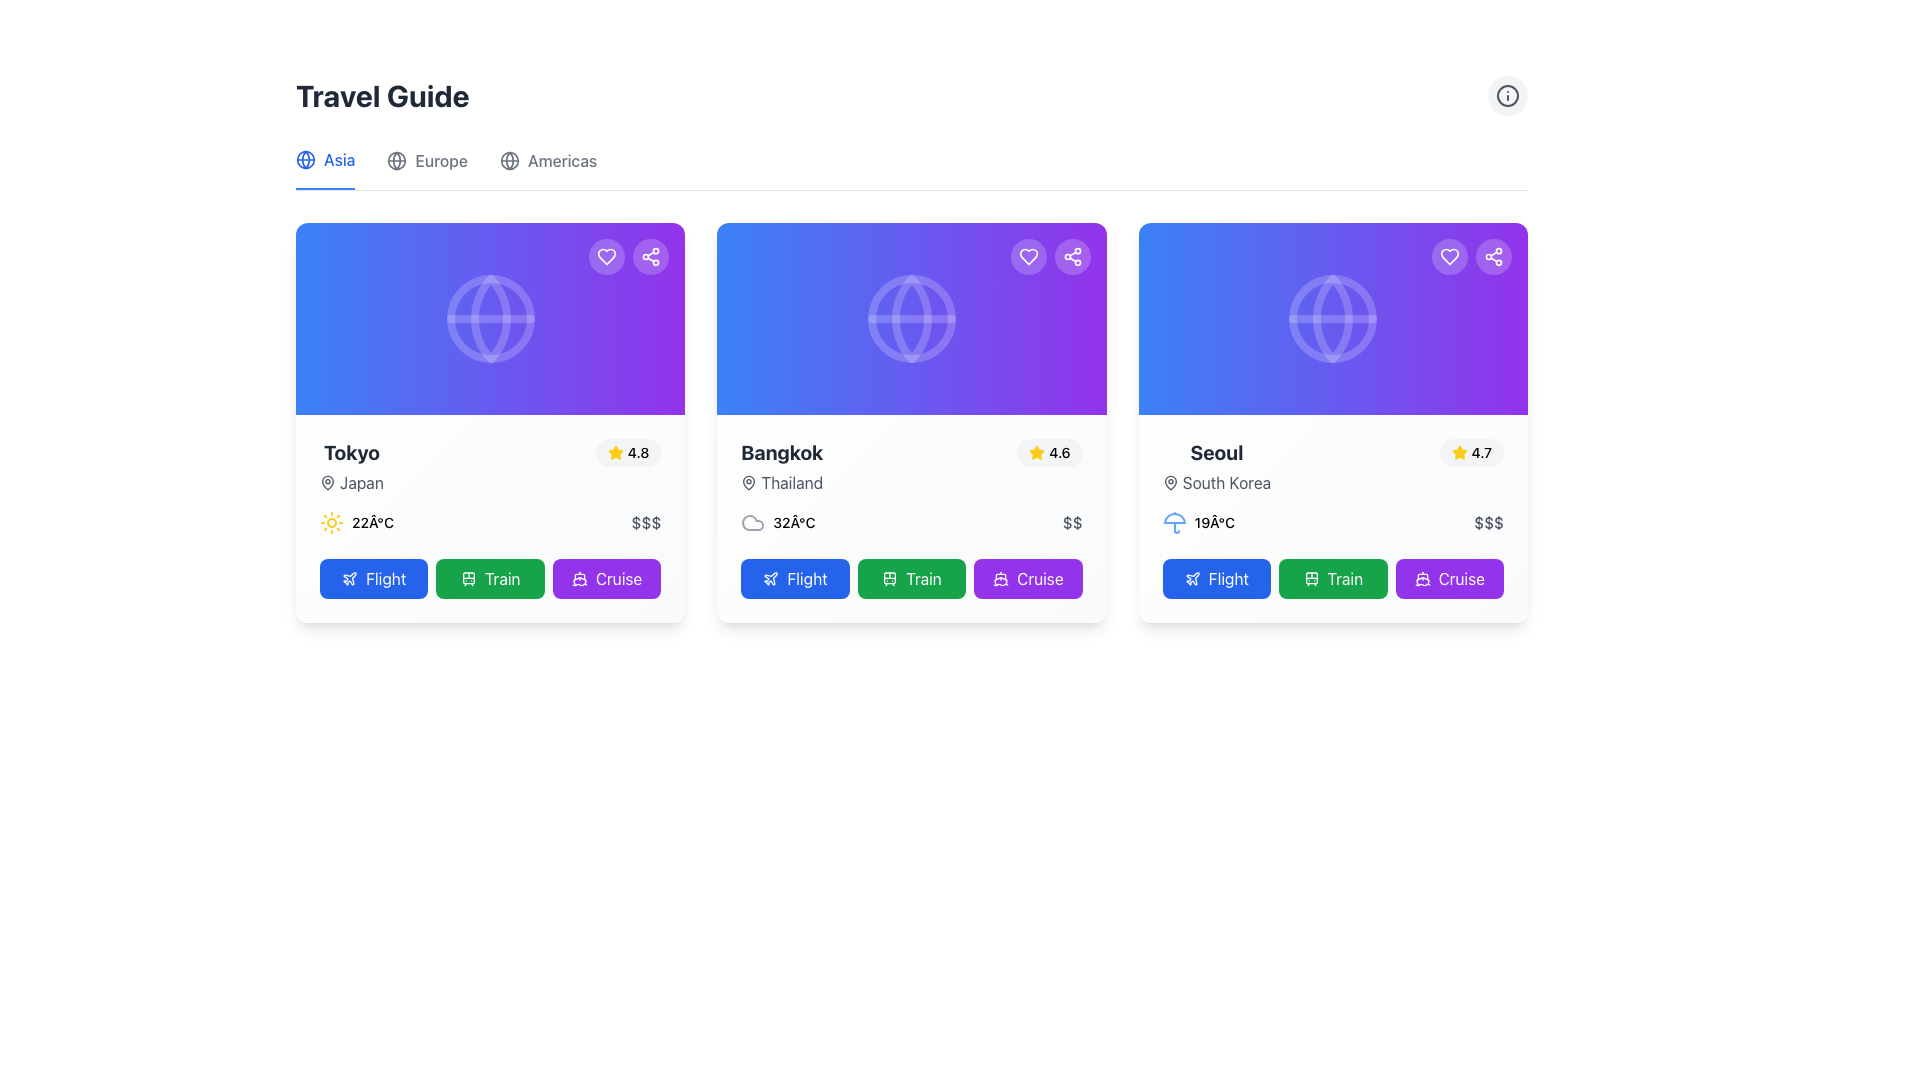 Image resolution: width=1920 pixels, height=1080 pixels. What do you see at coordinates (637, 452) in the screenshot?
I see `the static text label displaying the rating value of the current item (Tokyo), which is located in the top section of the 'Tokyo' card, next to the yellow star icon` at bounding box center [637, 452].